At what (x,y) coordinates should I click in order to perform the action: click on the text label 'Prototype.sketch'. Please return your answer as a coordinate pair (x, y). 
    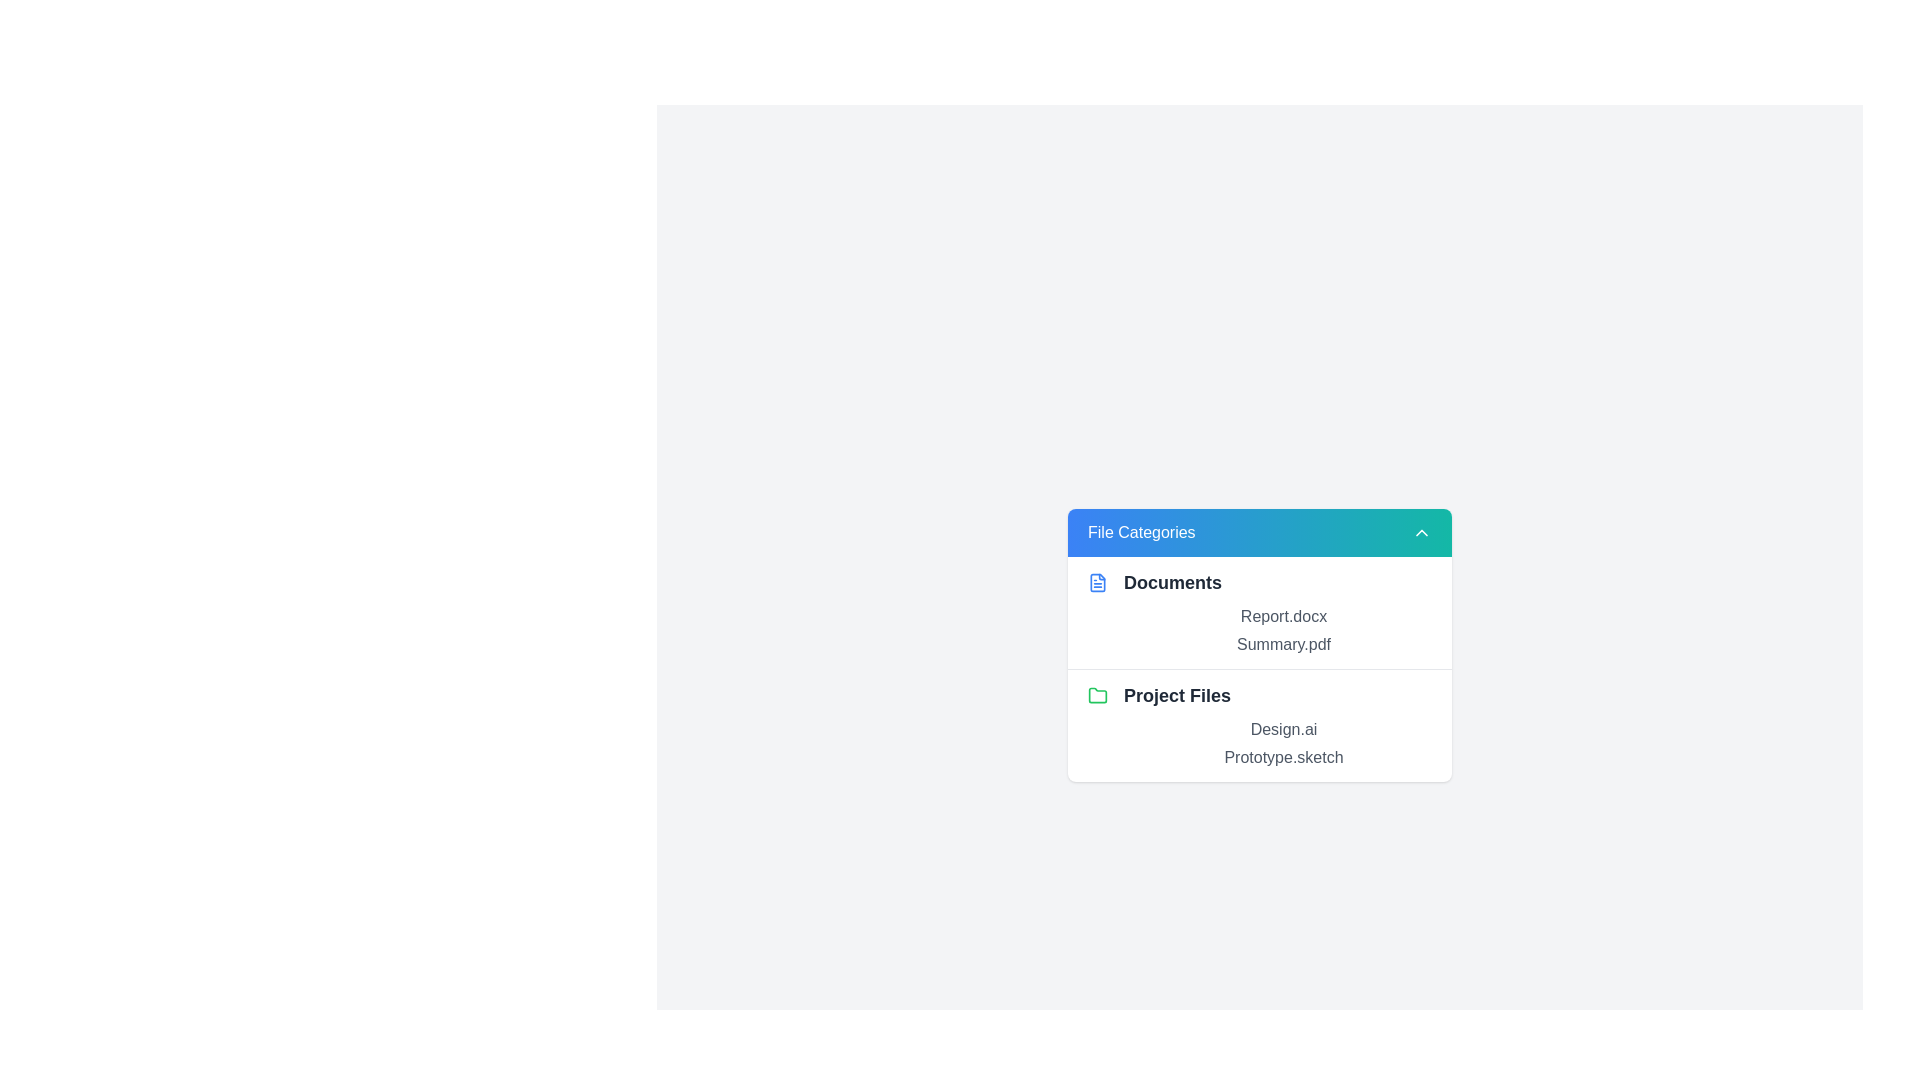
    Looking at the image, I should click on (1283, 756).